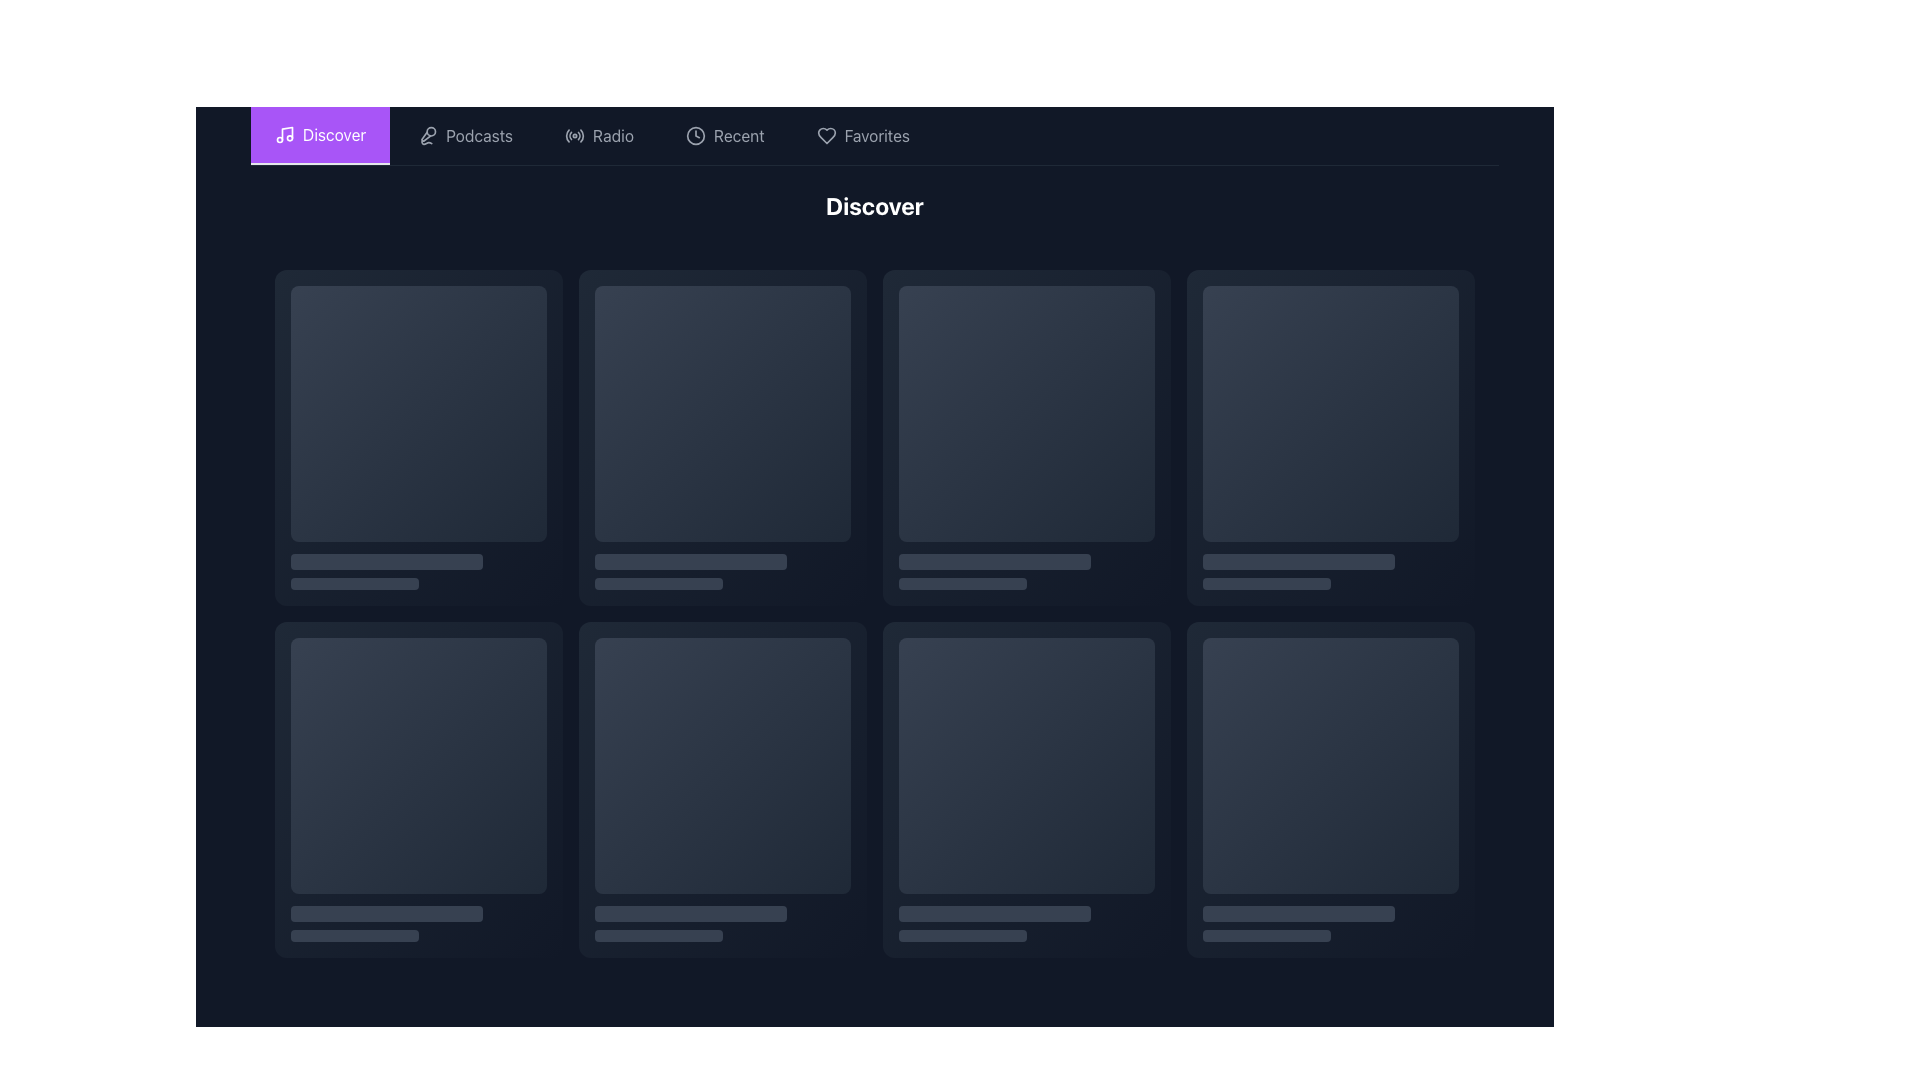 The width and height of the screenshot is (1920, 1080). What do you see at coordinates (738, 135) in the screenshot?
I see `the fourth selectable option in the navigation menu, which is a Text Label used to filter or view recently accessed or added items` at bounding box center [738, 135].